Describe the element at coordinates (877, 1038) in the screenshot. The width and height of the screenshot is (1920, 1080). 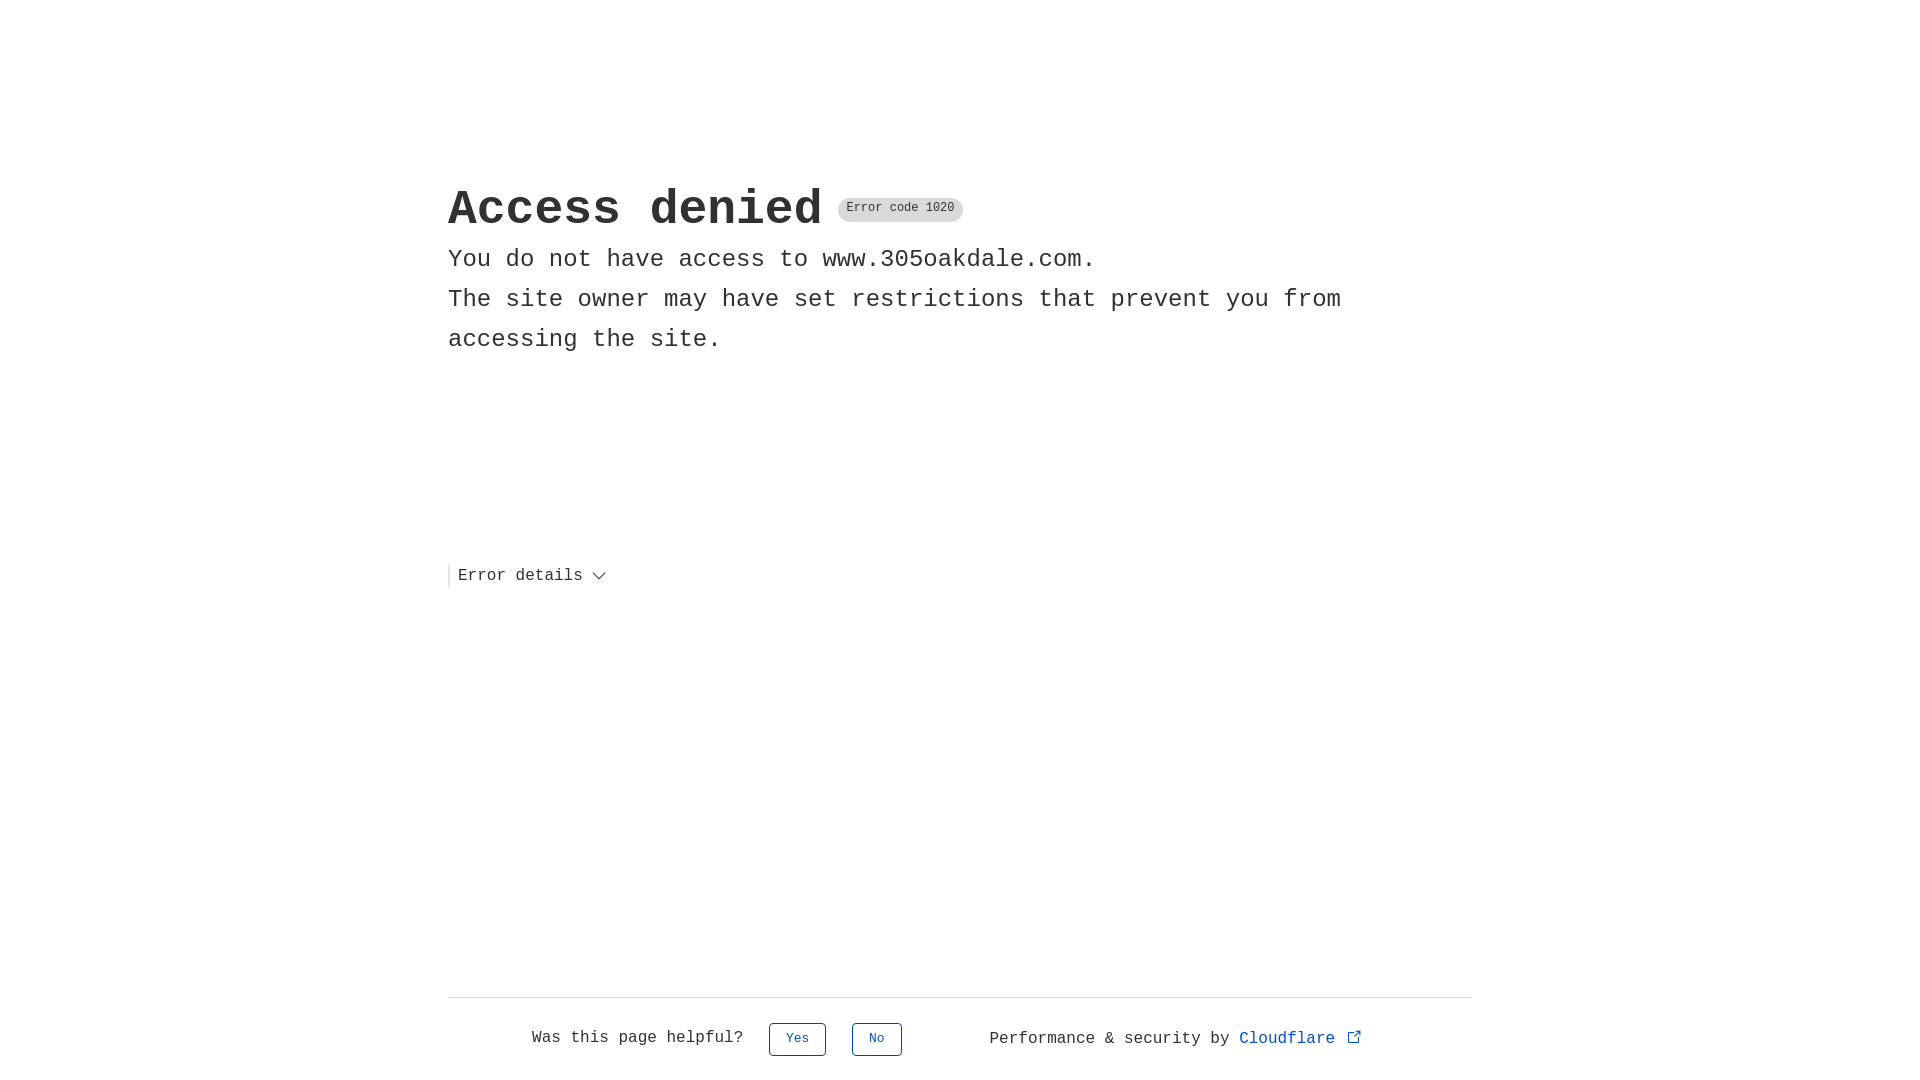
I see `'No'` at that location.